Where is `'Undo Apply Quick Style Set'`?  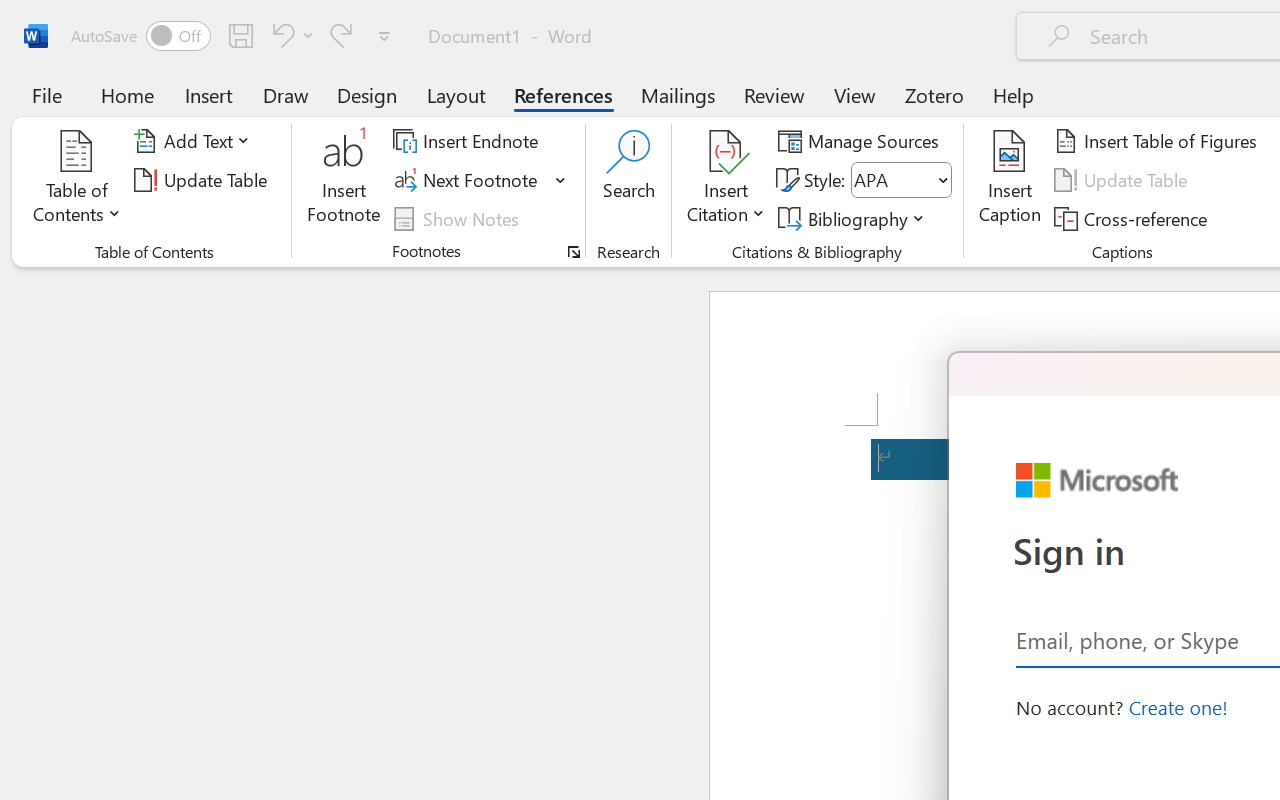
'Undo Apply Quick Style Set' is located at coordinates (289, 34).